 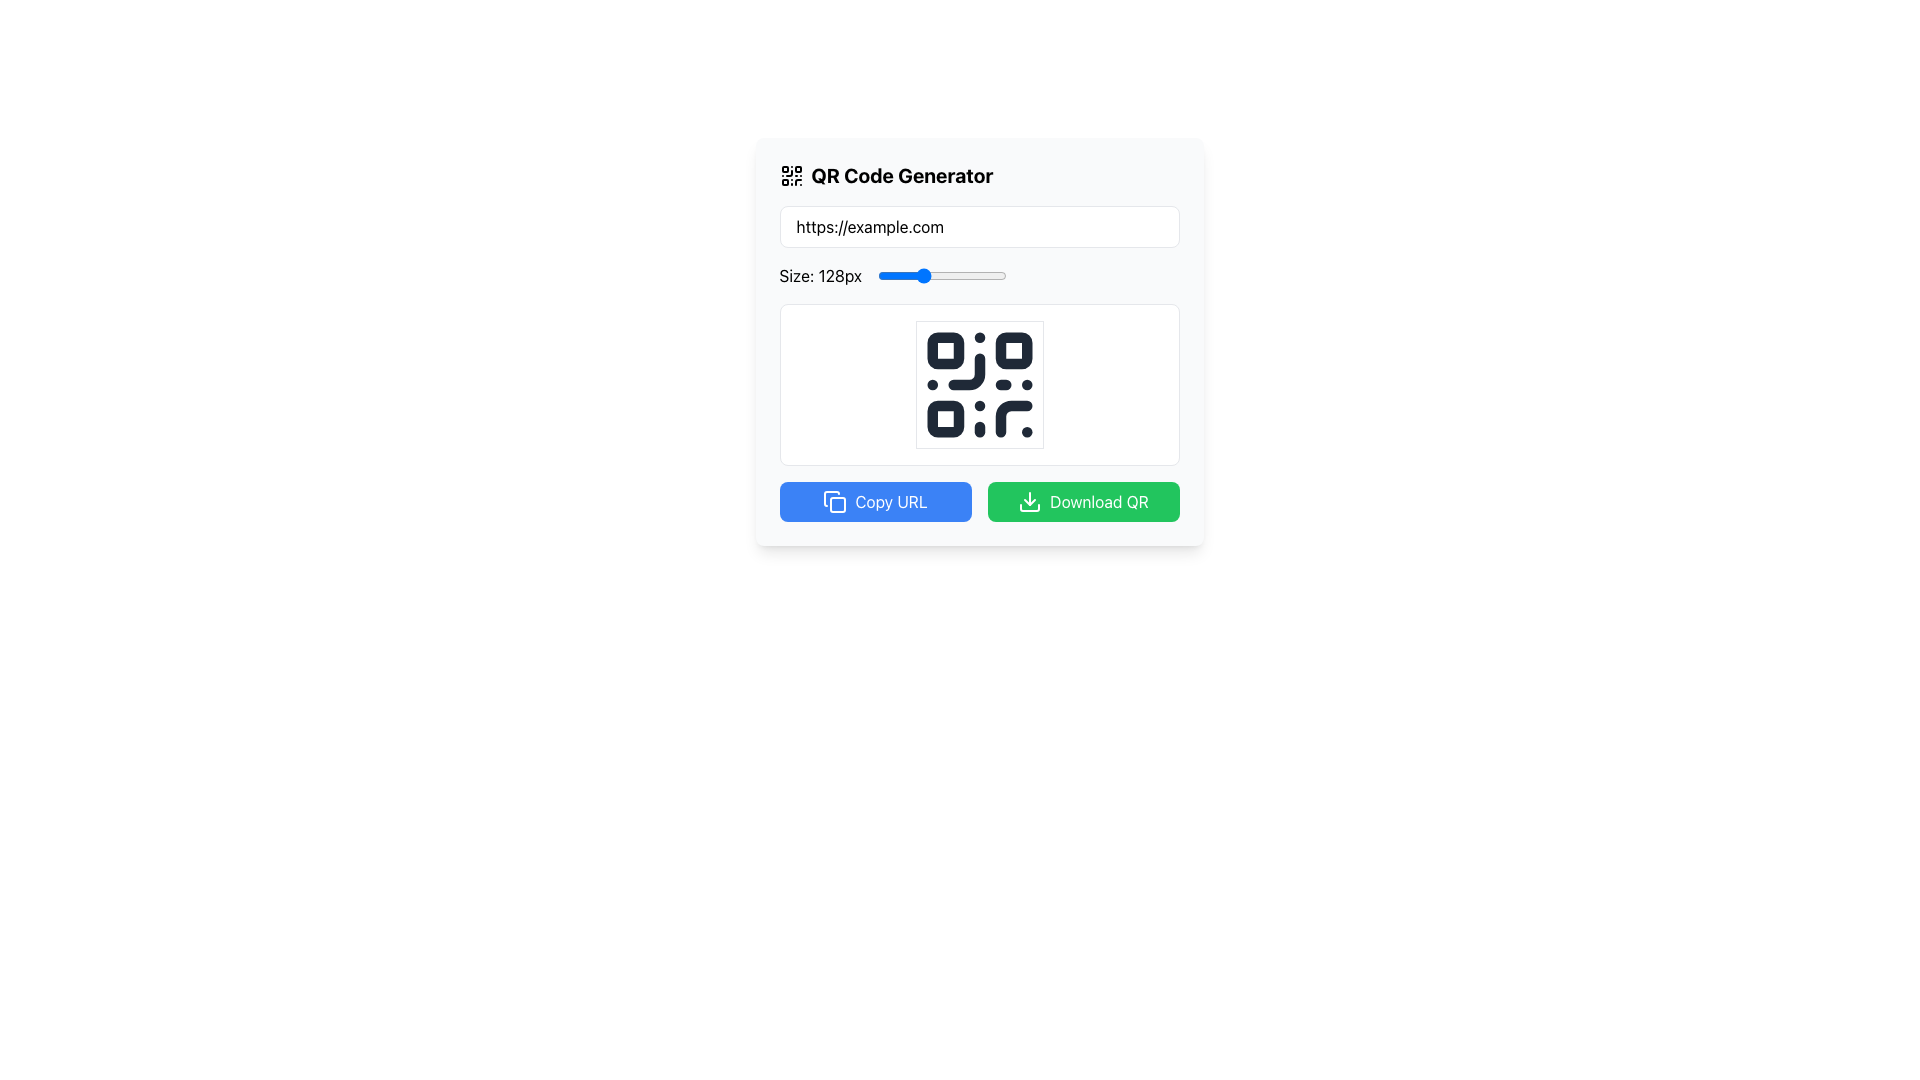 What do you see at coordinates (1082, 500) in the screenshot?
I see `the download button located to the right of the blue 'Copy URL' button, which allows users to download the displayed QR code` at bounding box center [1082, 500].